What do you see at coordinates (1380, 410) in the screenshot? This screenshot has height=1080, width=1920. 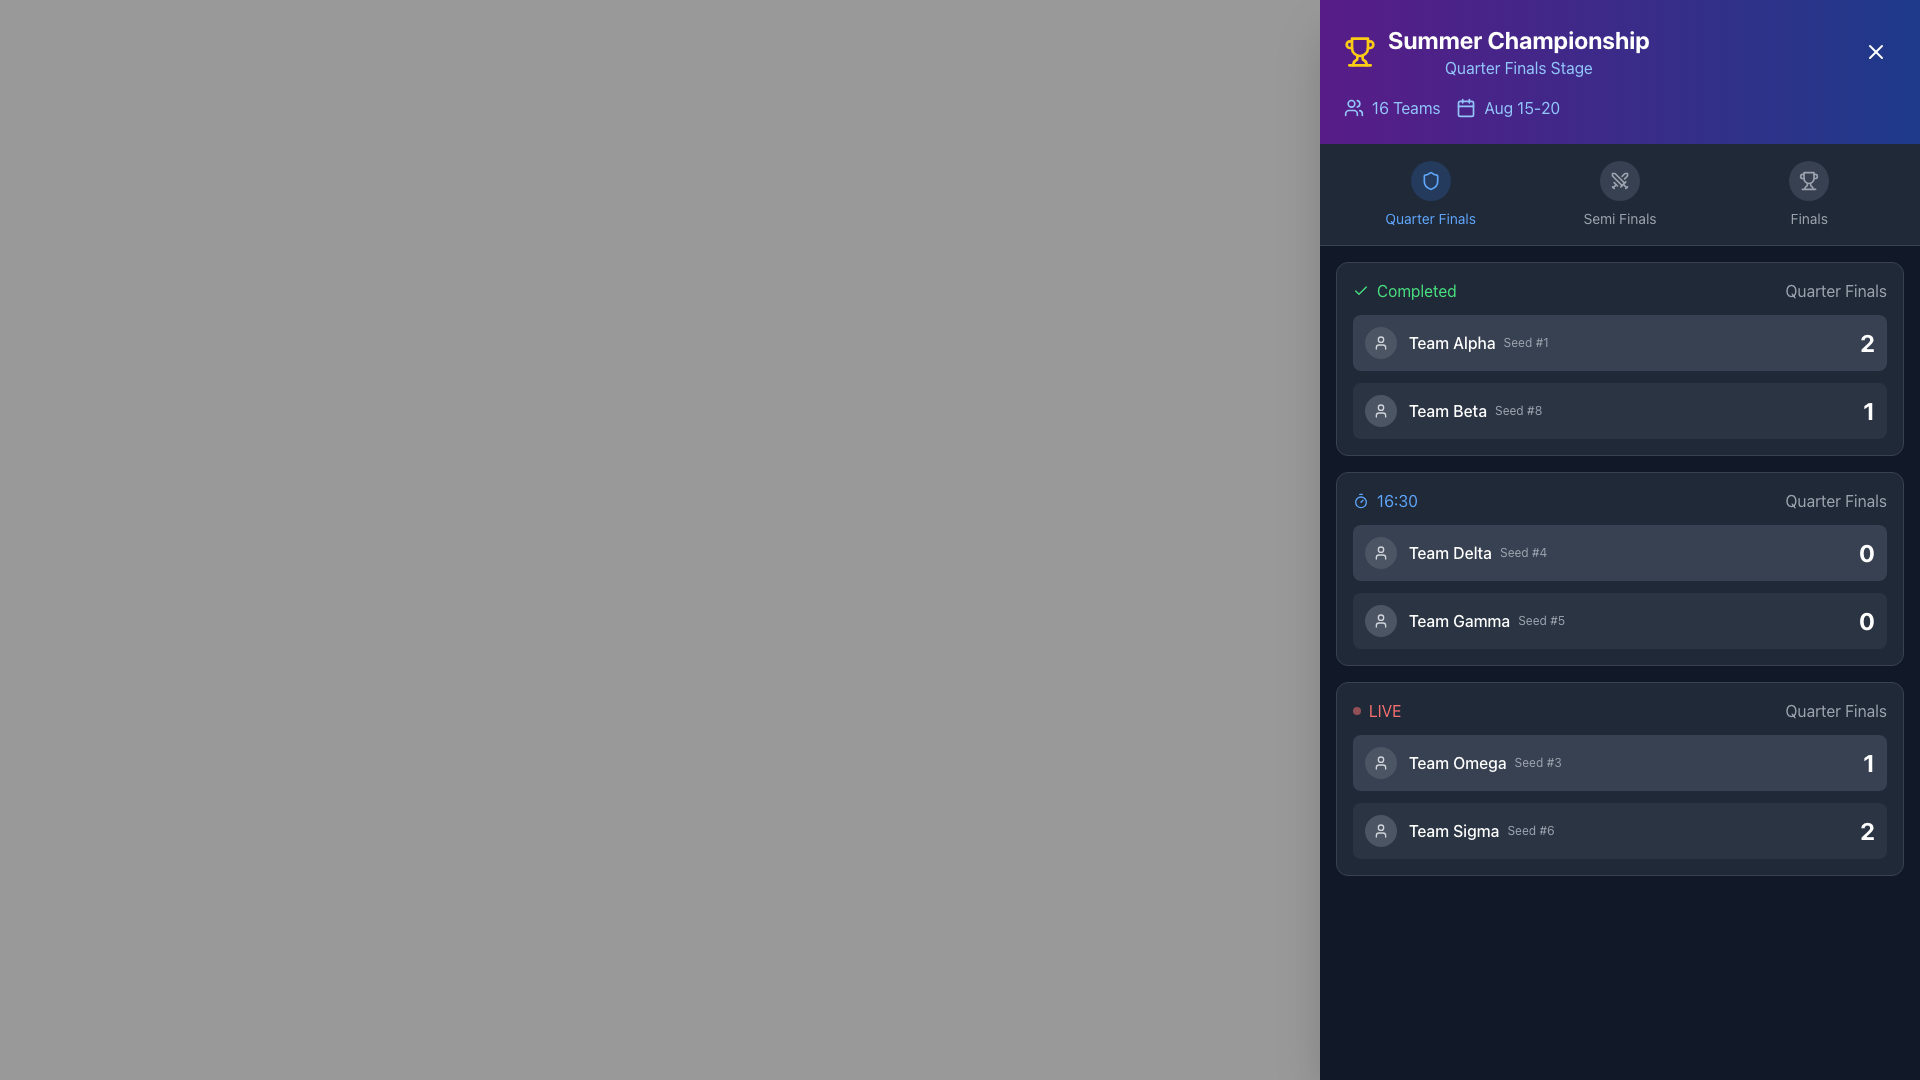 I see `the user profile icon, which is a muted gray circular head and upper body outline situated in the left section of a team card in the right-hand panel` at bounding box center [1380, 410].